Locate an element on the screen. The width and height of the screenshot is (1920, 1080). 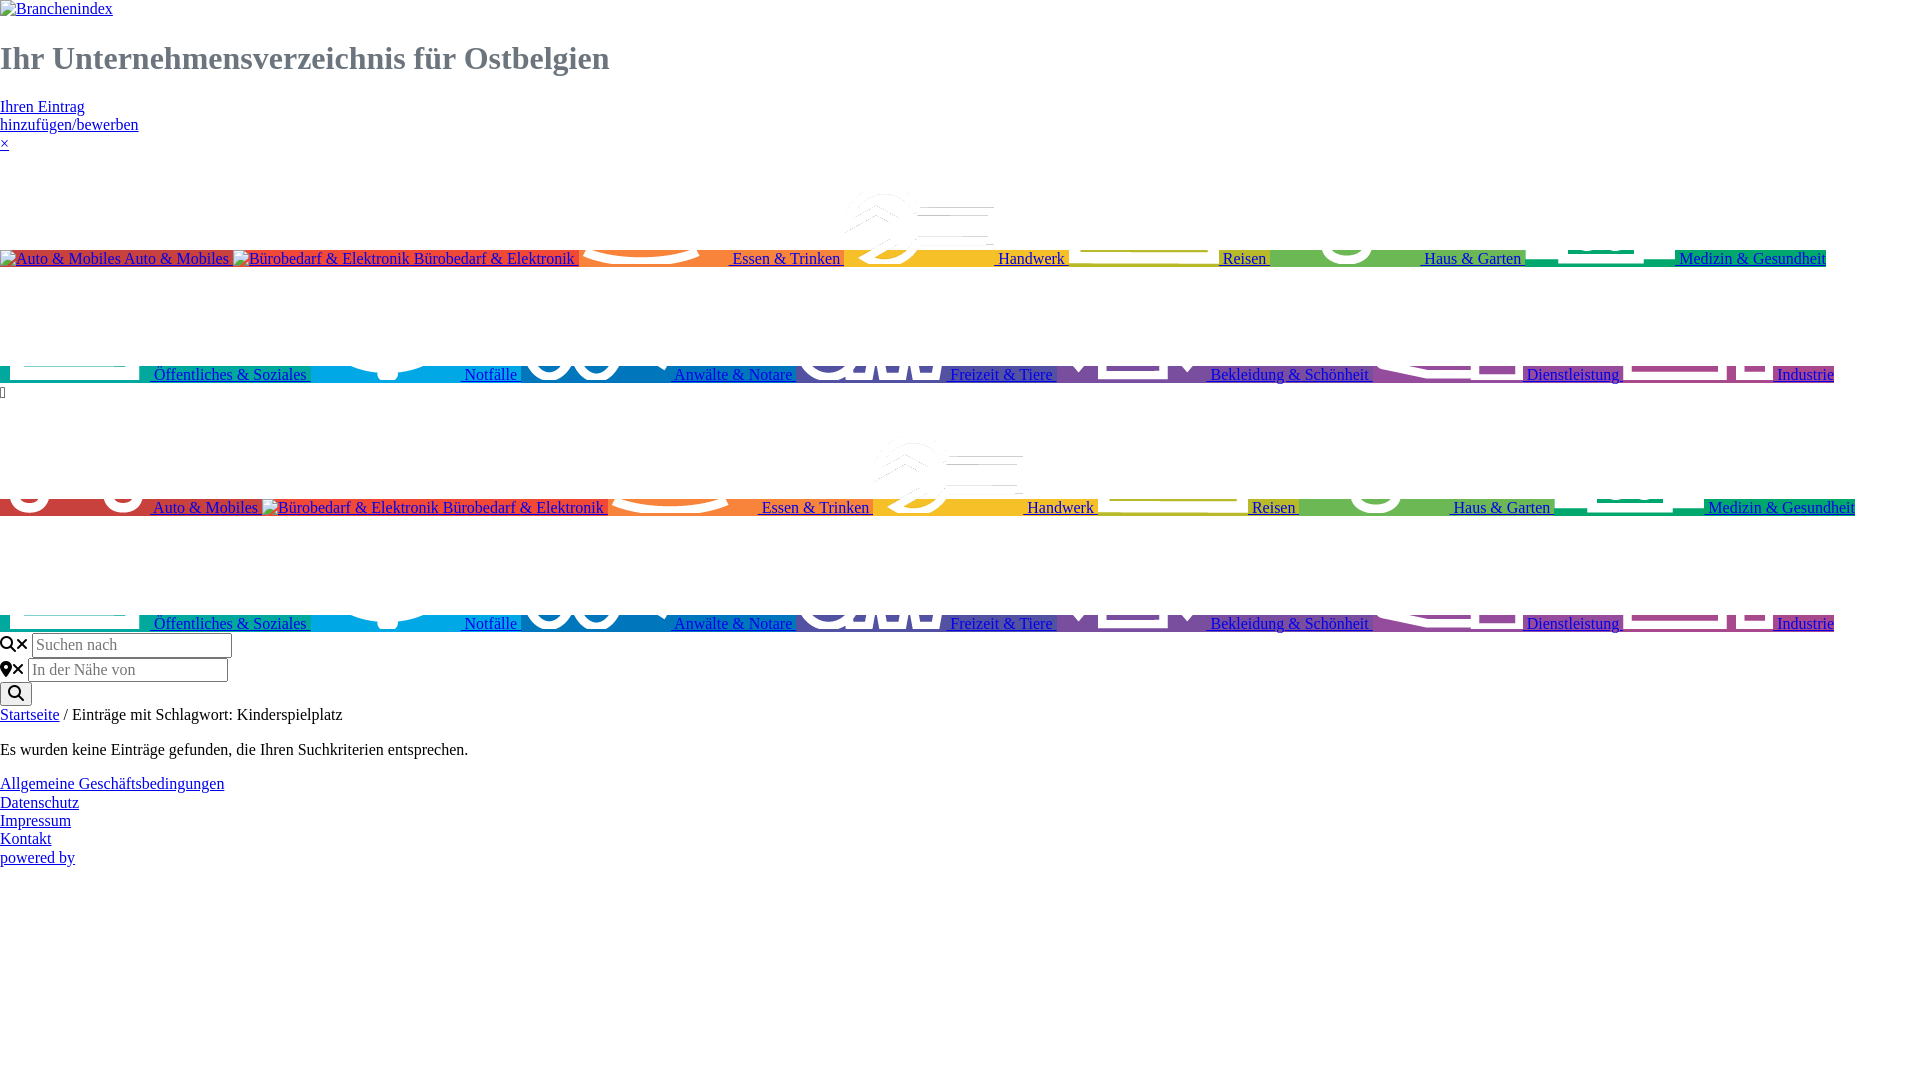
'Handwerk' is located at coordinates (985, 506).